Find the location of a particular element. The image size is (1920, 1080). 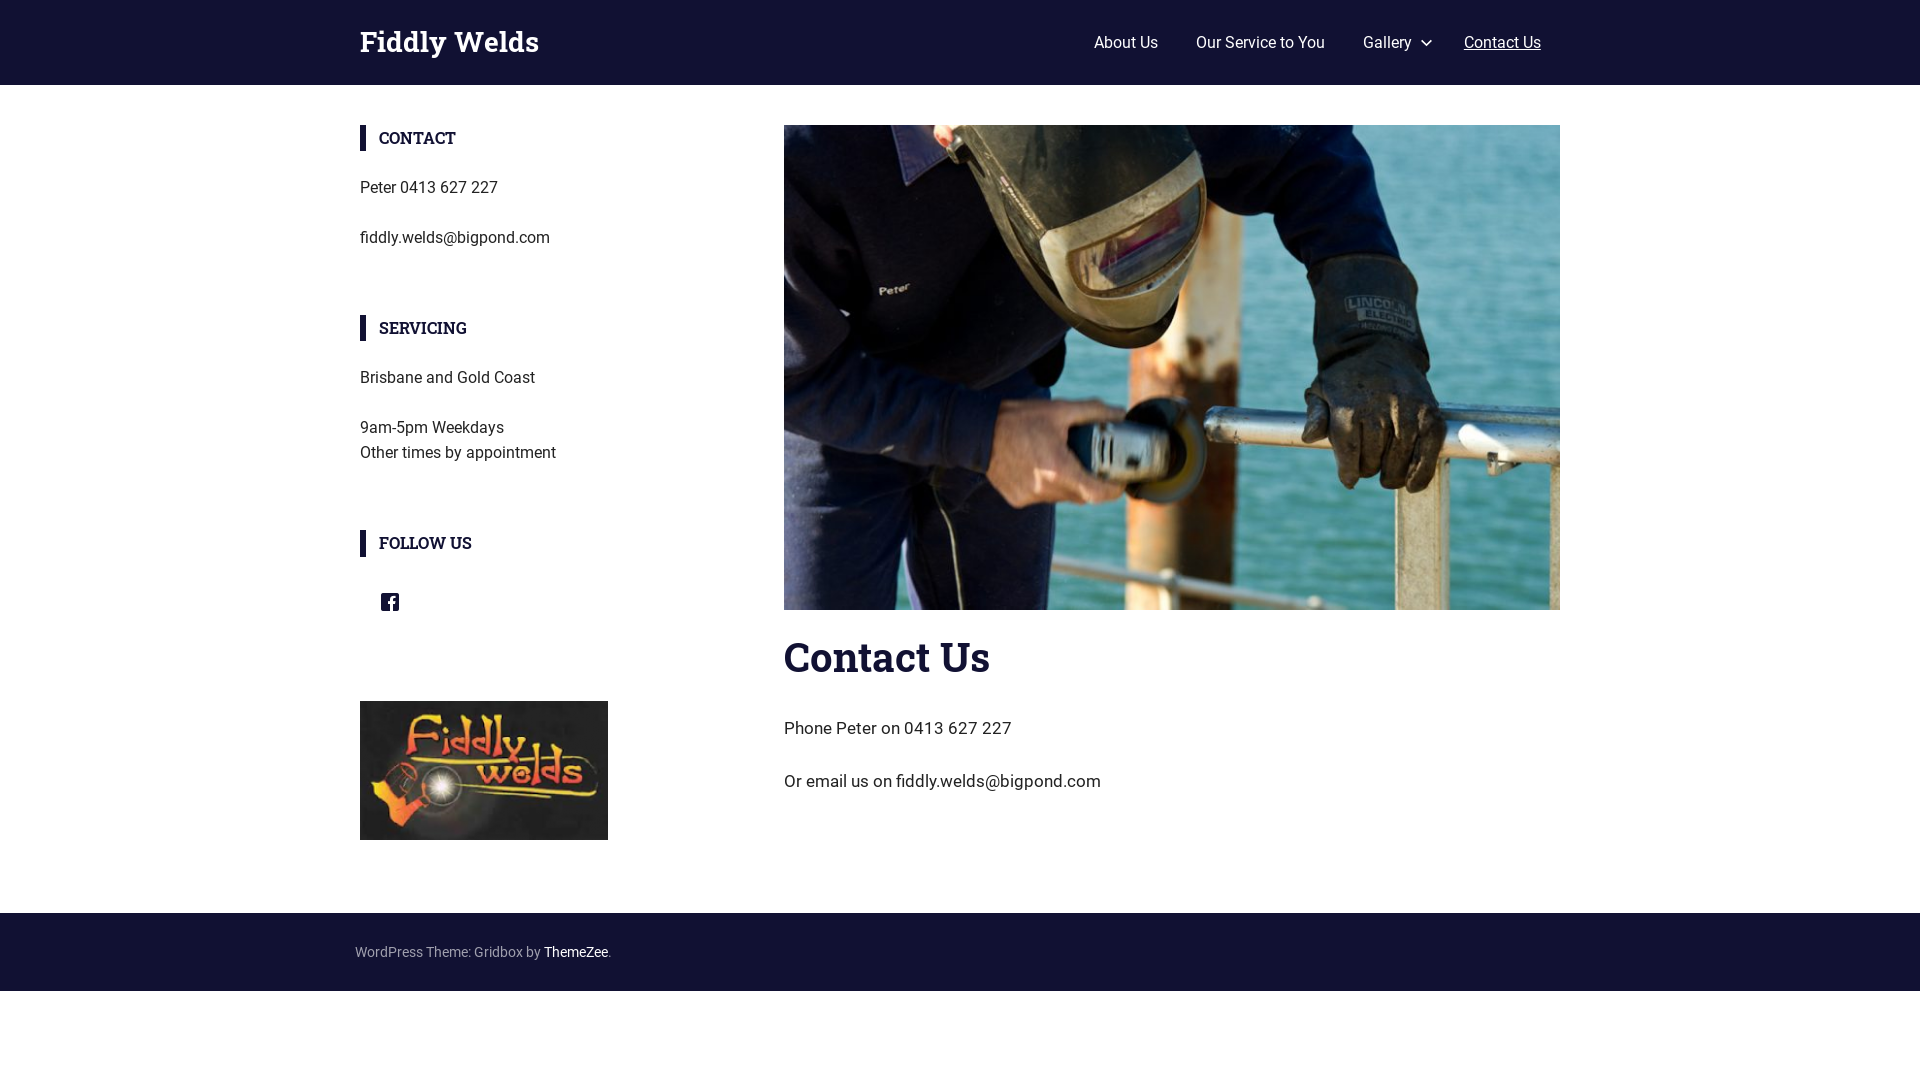

'About Us' is located at coordinates (1124, 42).